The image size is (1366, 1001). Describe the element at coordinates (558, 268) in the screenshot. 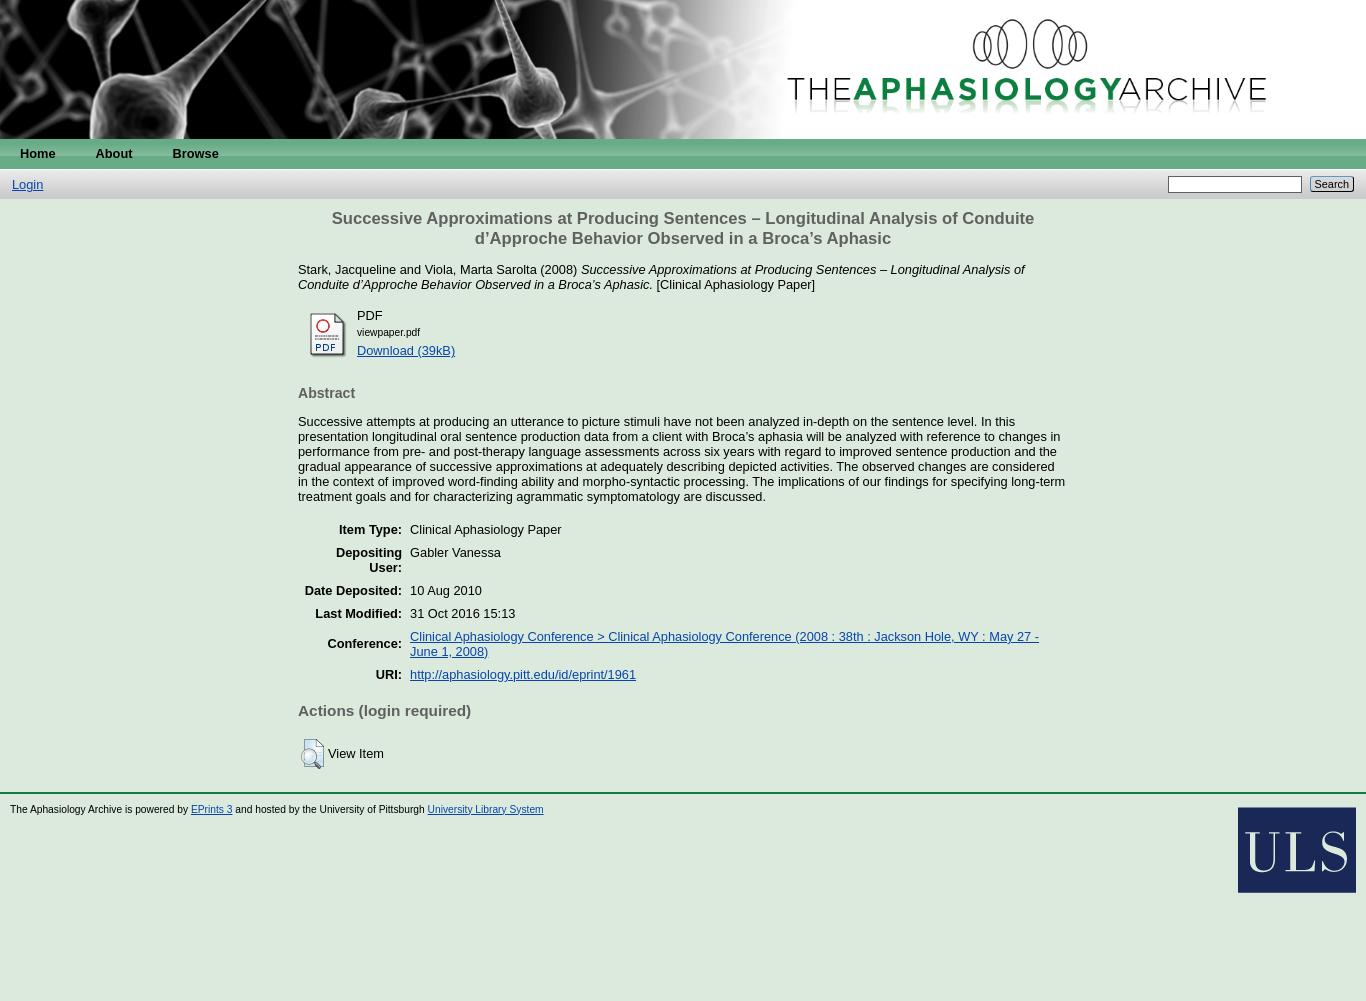

I see `'(2008)'` at that location.